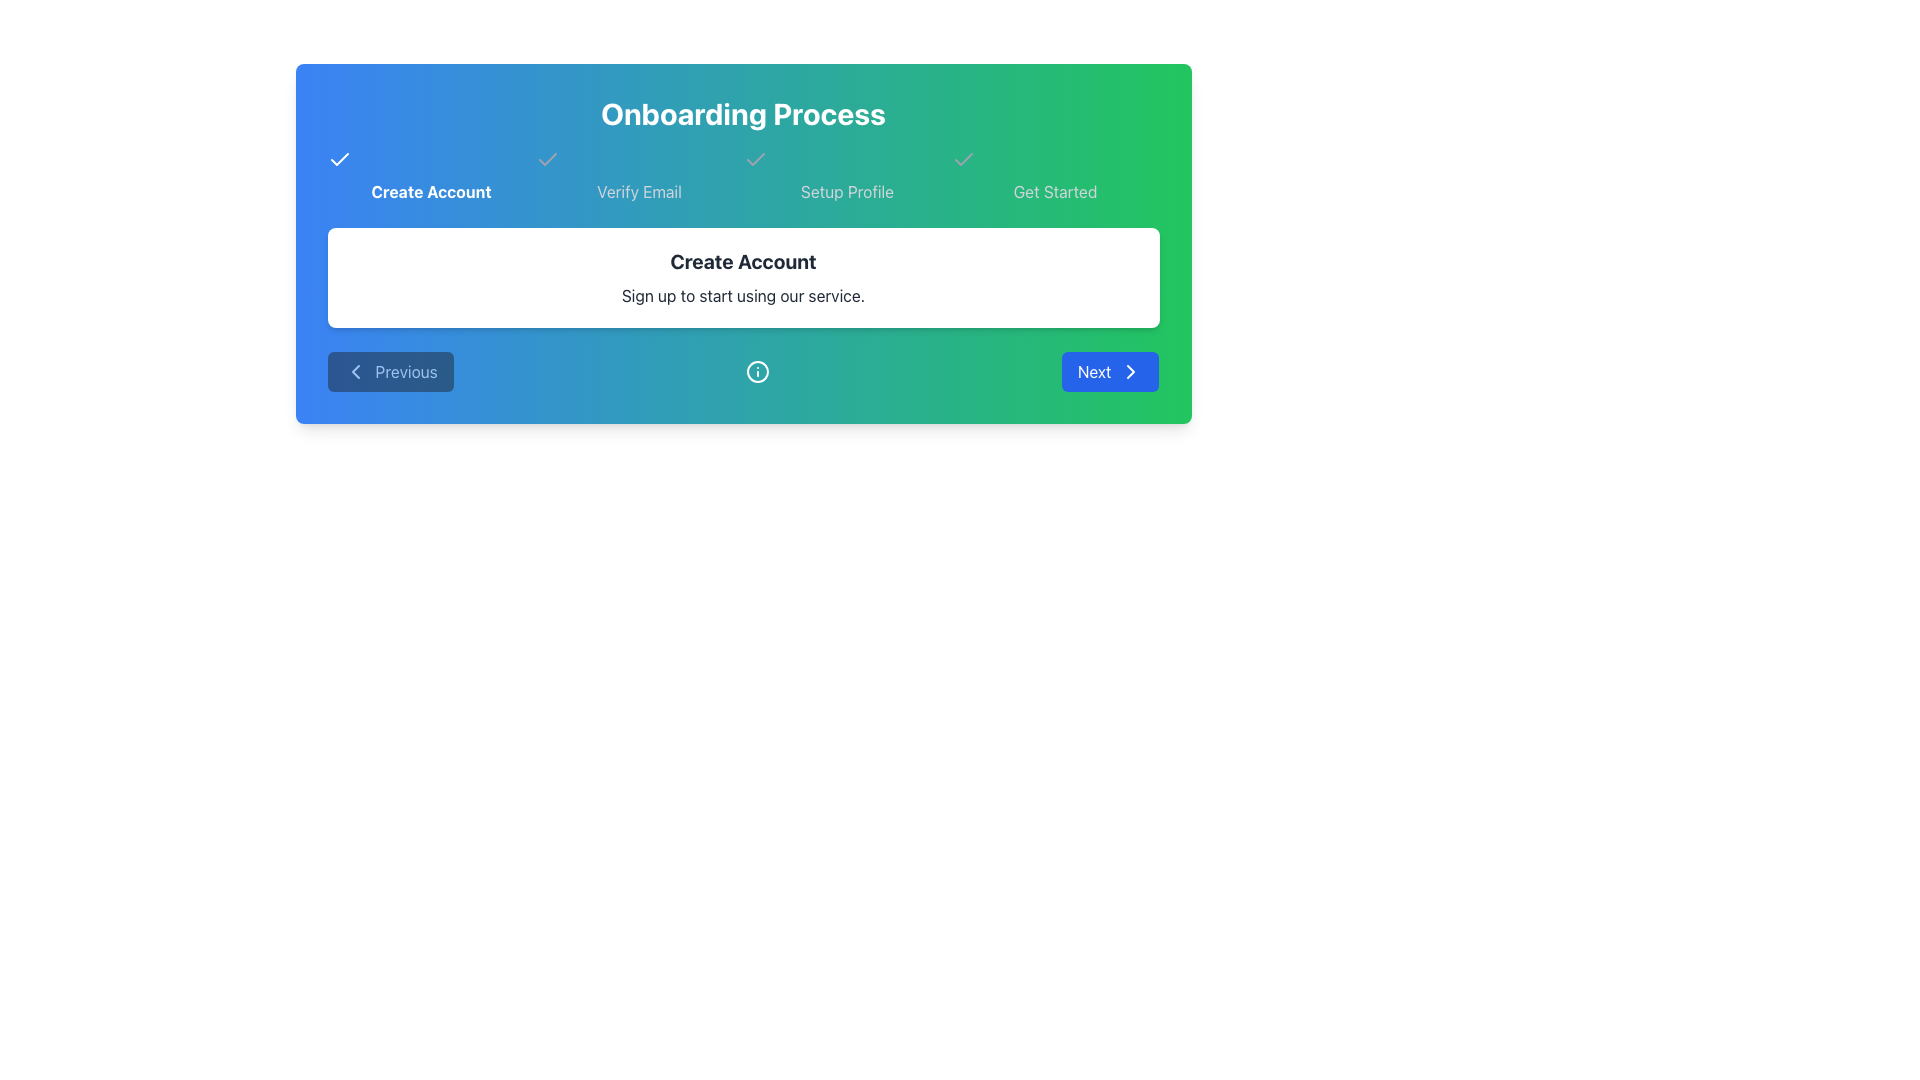  What do you see at coordinates (355, 371) in the screenshot?
I see `the 'Previous' button which features a left-pointing chevron arrow icon located at the bottom-left corner of the onboarding interface` at bounding box center [355, 371].